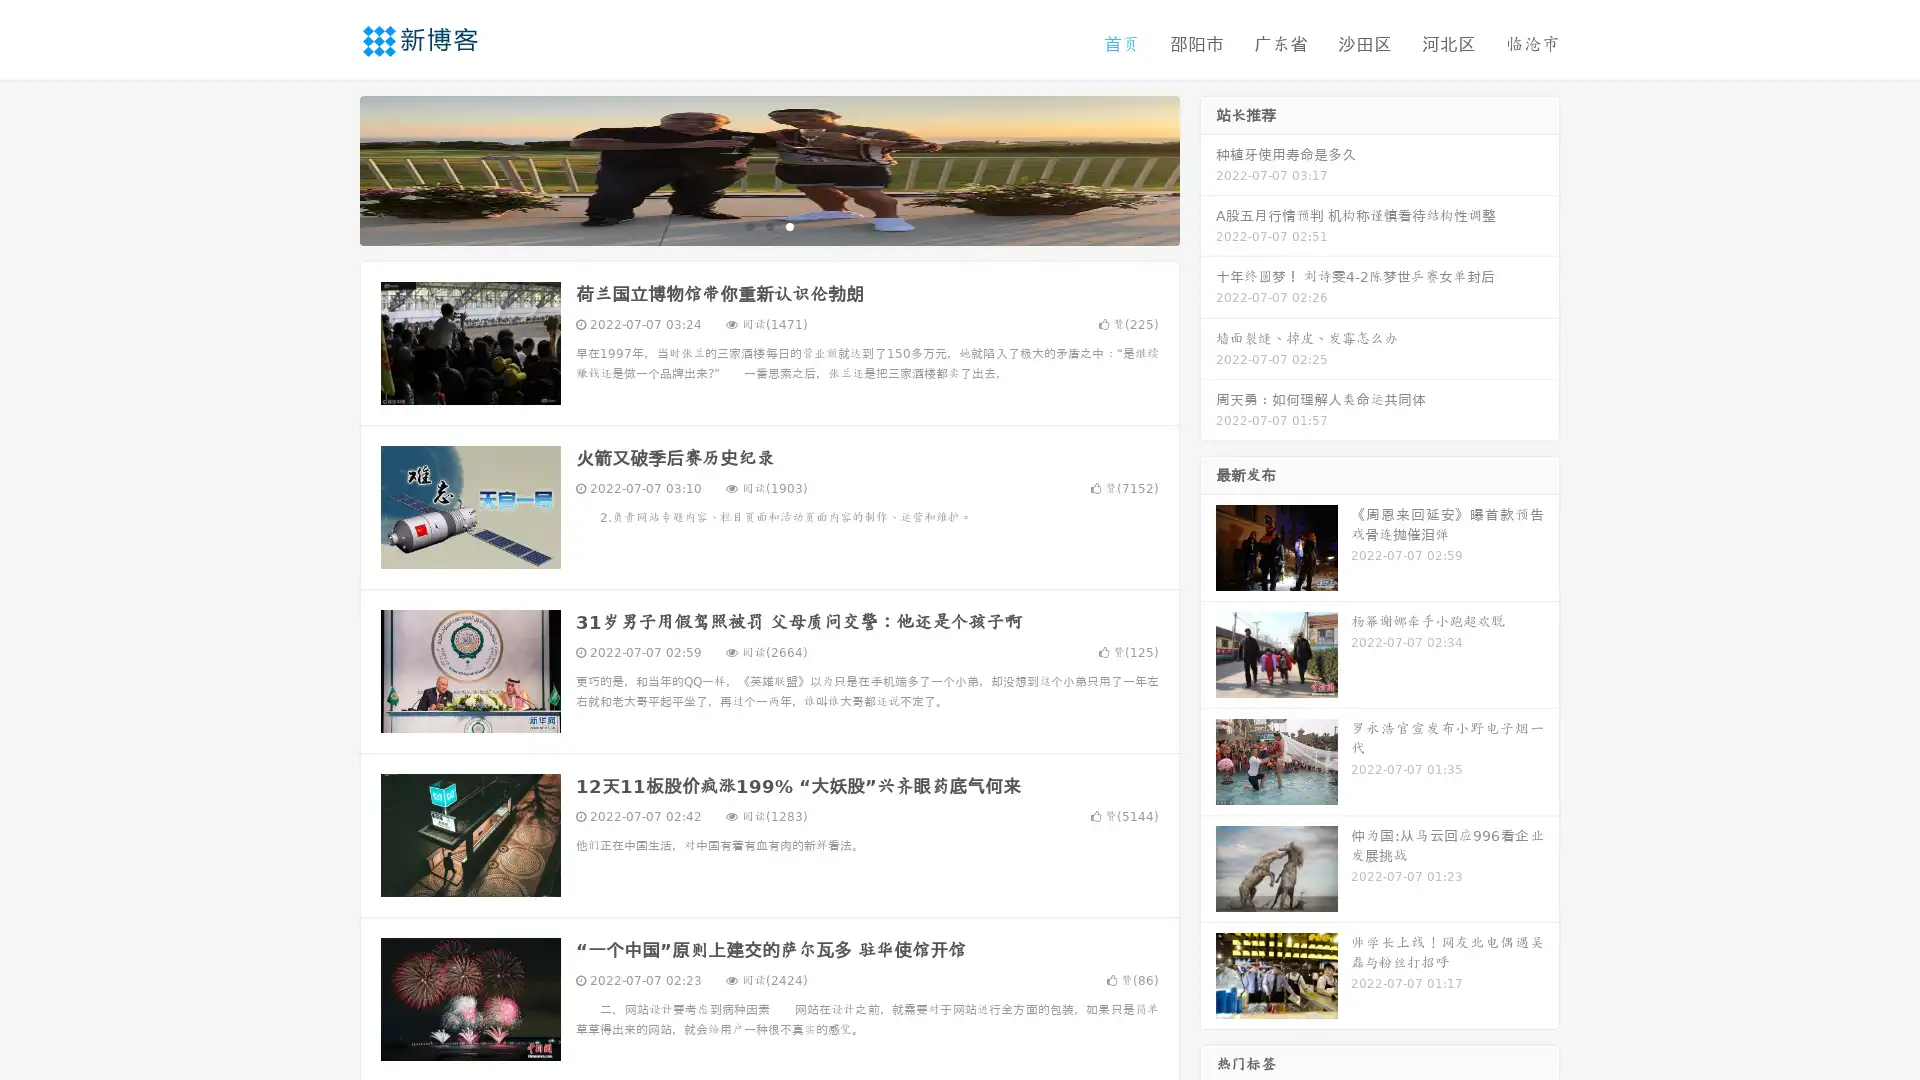  I want to click on Go to slide 3, so click(789, 225).